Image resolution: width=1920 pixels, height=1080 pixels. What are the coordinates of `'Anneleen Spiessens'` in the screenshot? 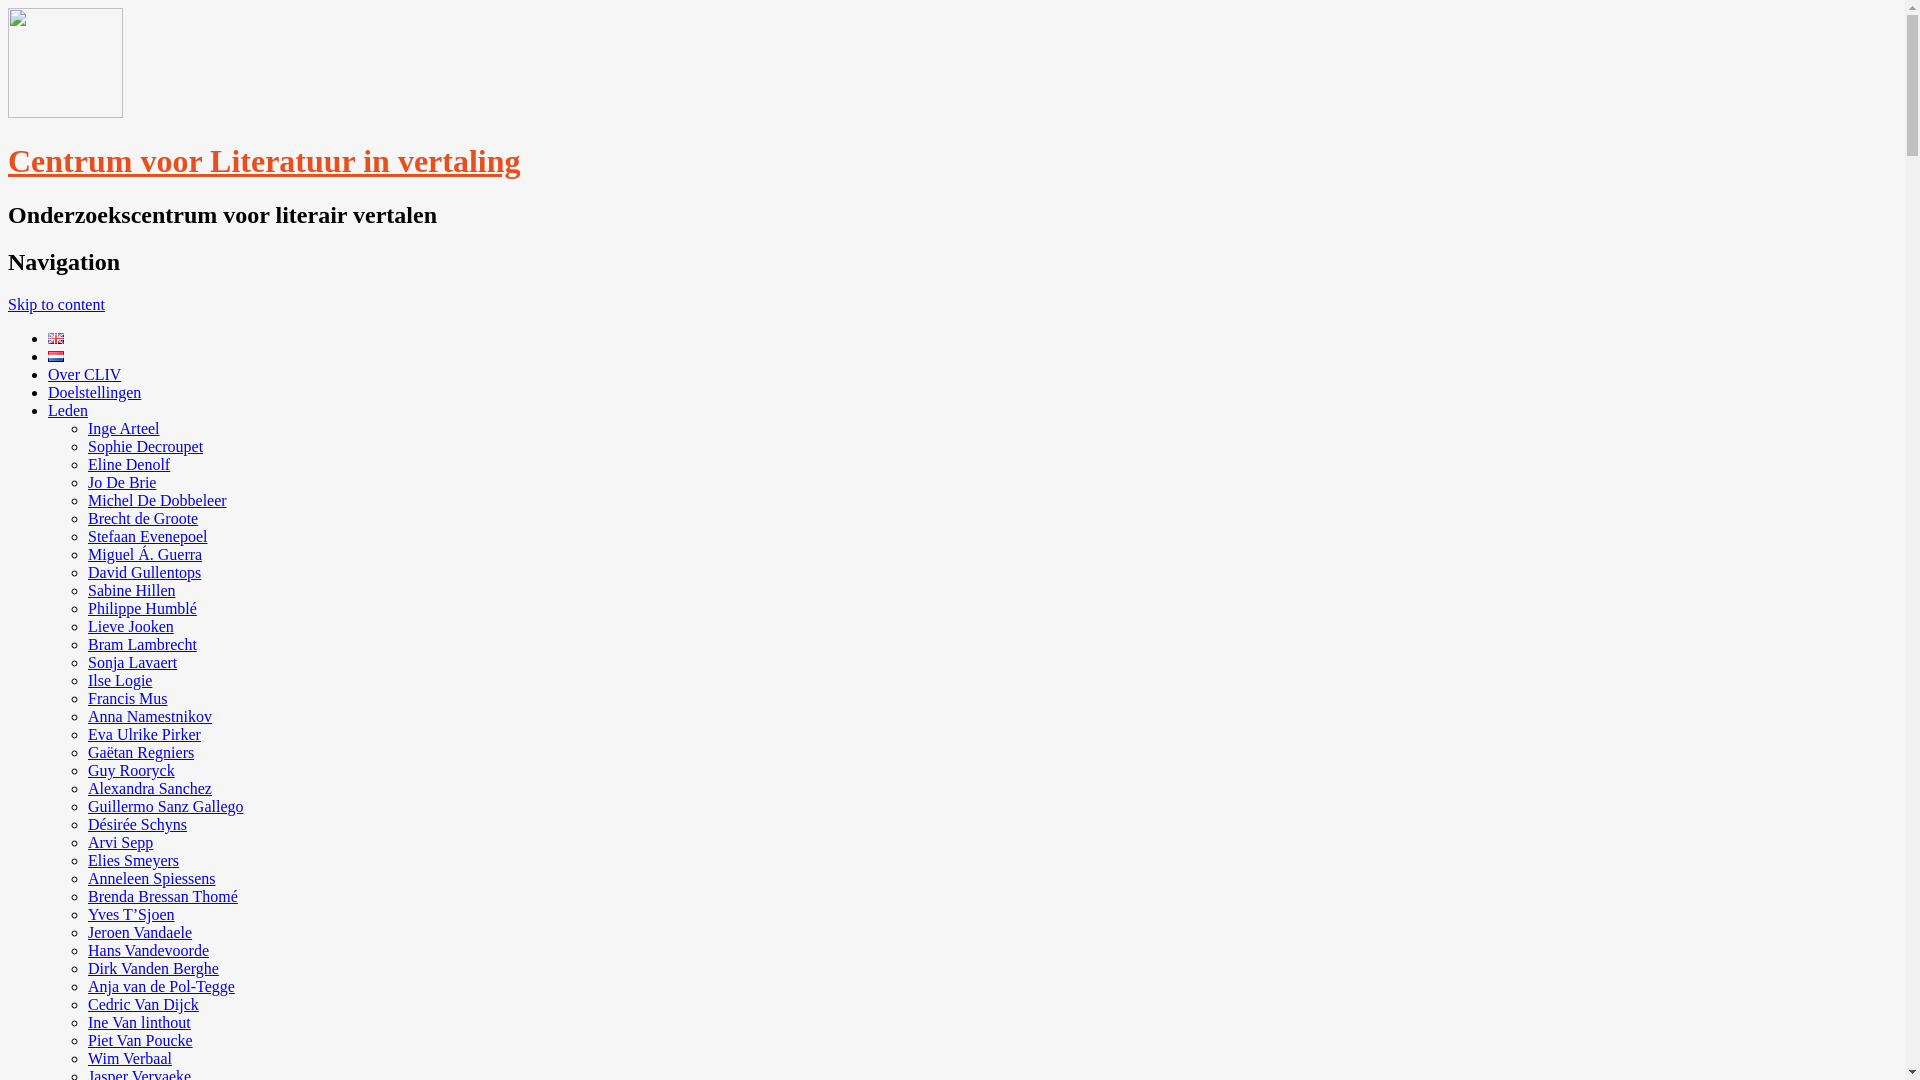 It's located at (151, 877).